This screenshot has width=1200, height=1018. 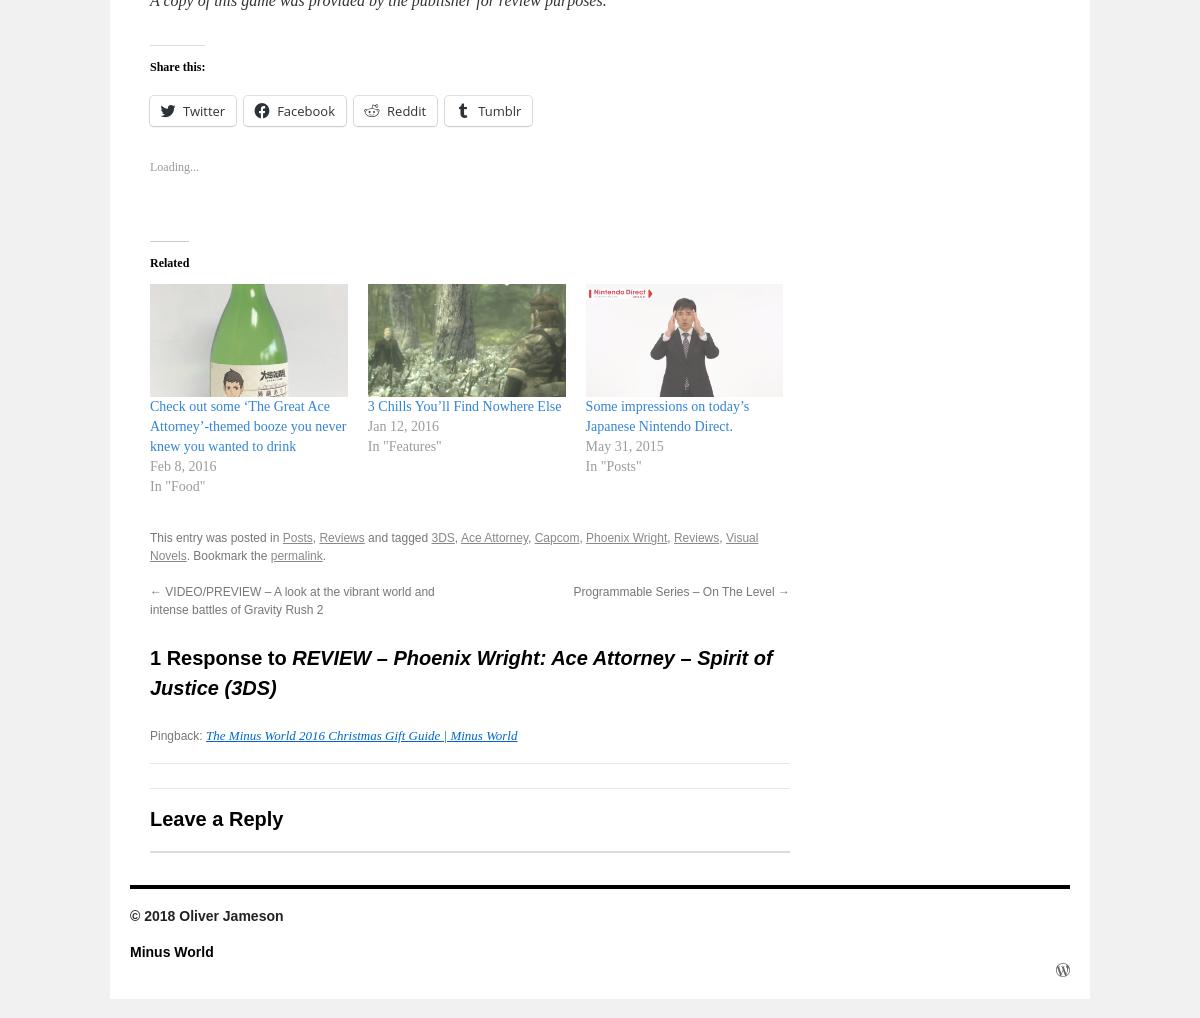 I want to click on 'This entry was posted in', so click(x=215, y=537).